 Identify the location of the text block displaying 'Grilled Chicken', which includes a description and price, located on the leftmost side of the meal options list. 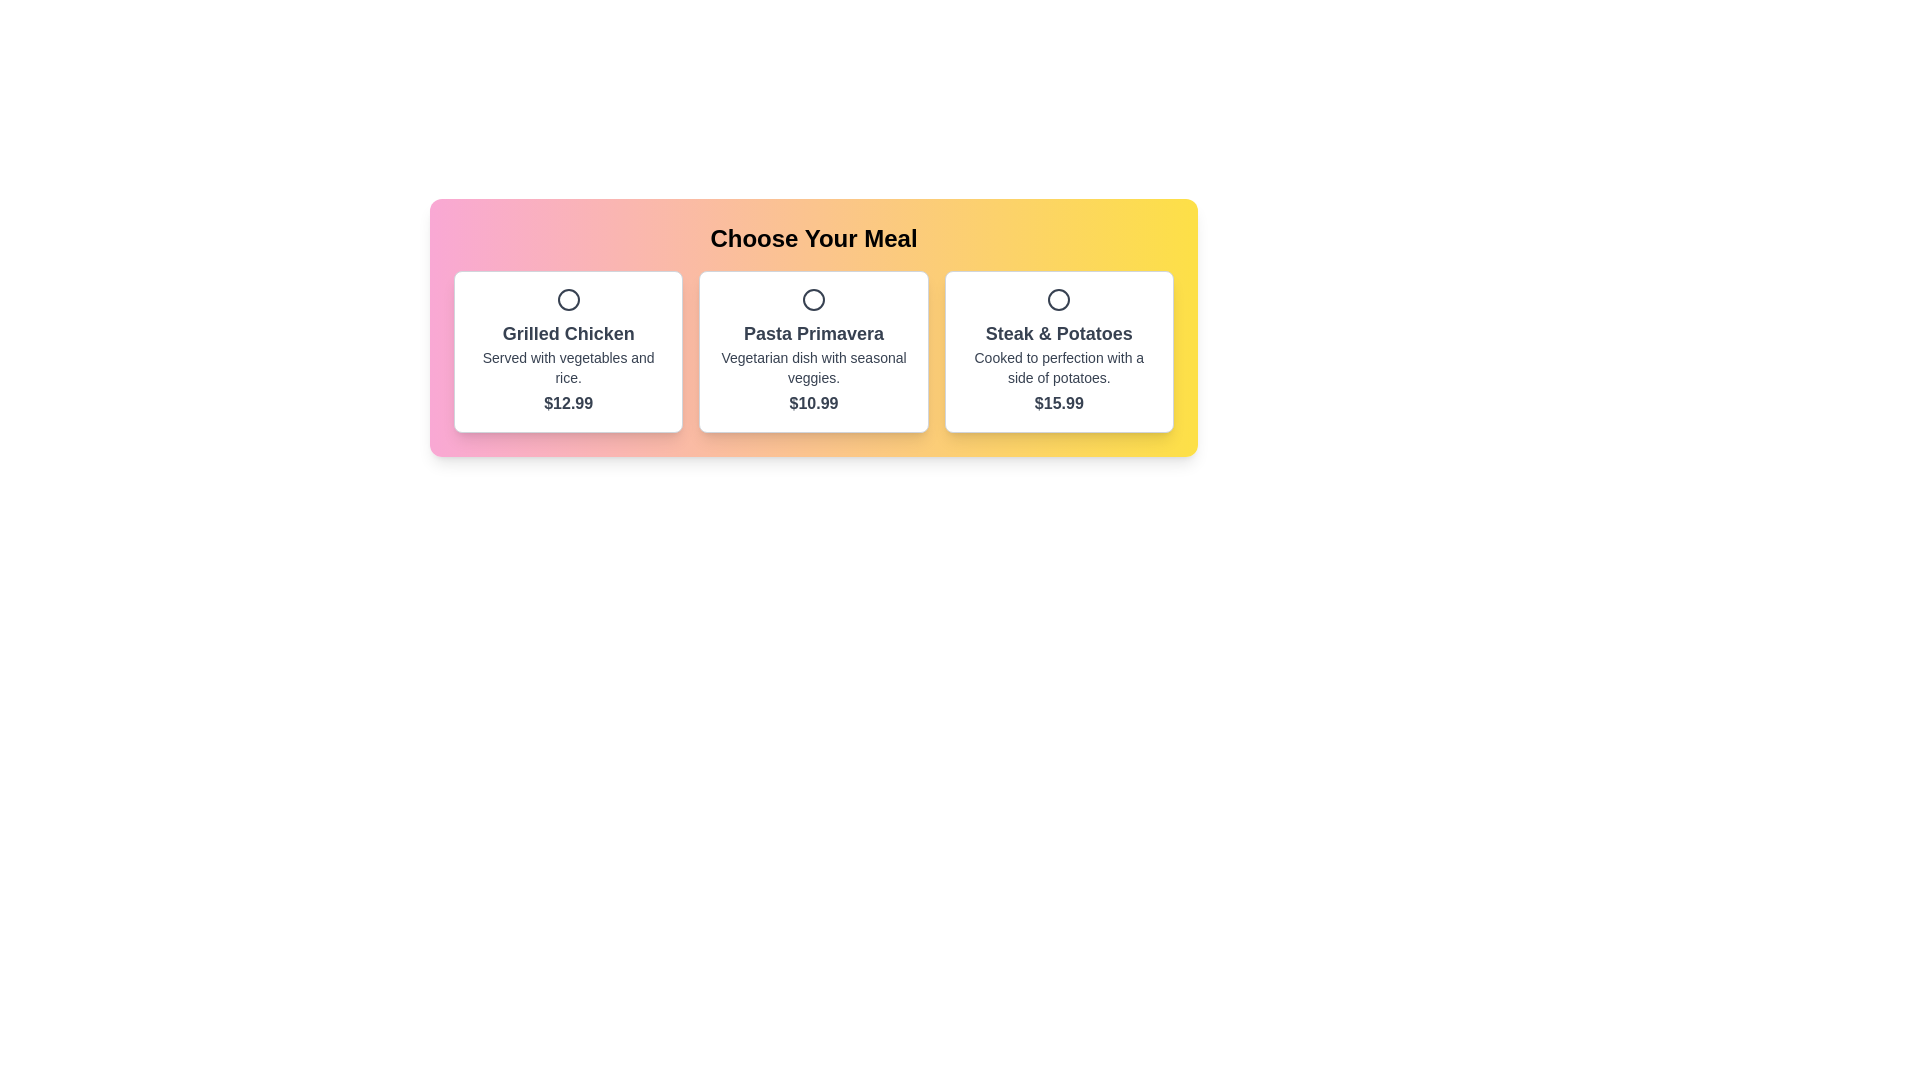
(567, 367).